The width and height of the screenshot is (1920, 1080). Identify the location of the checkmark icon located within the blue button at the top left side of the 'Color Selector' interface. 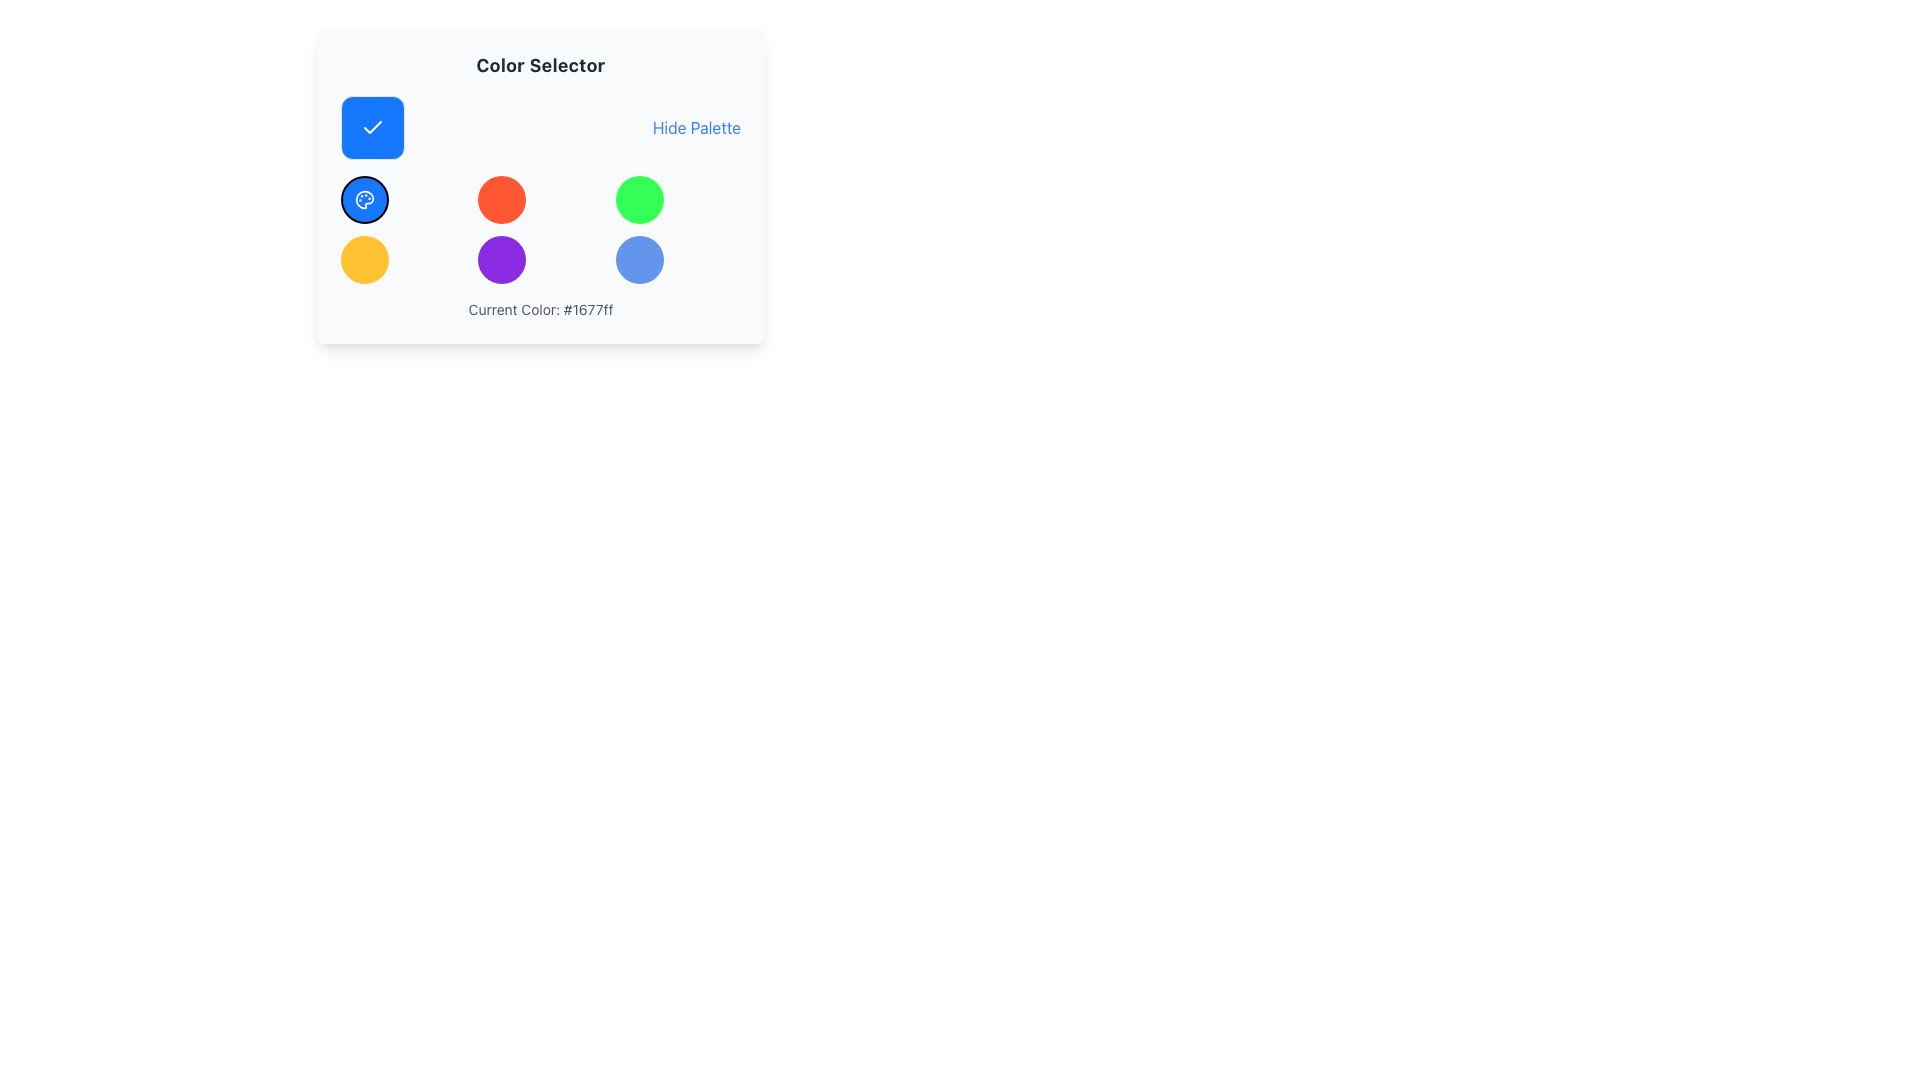
(373, 127).